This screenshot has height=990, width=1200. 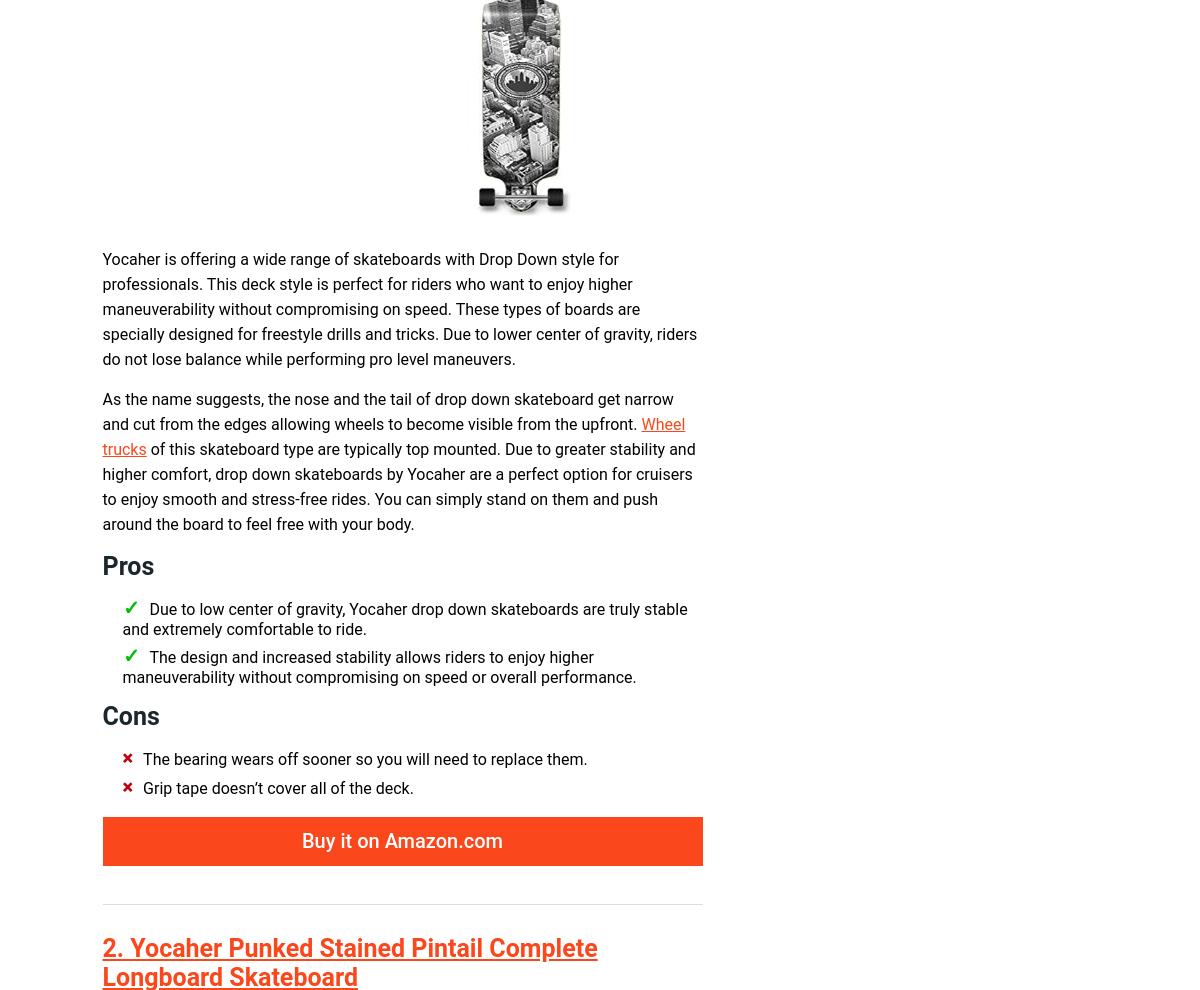 What do you see at coordinates (128, 566) in the screenshot?
I see `'Pros'` at bounding box center [128, 566].